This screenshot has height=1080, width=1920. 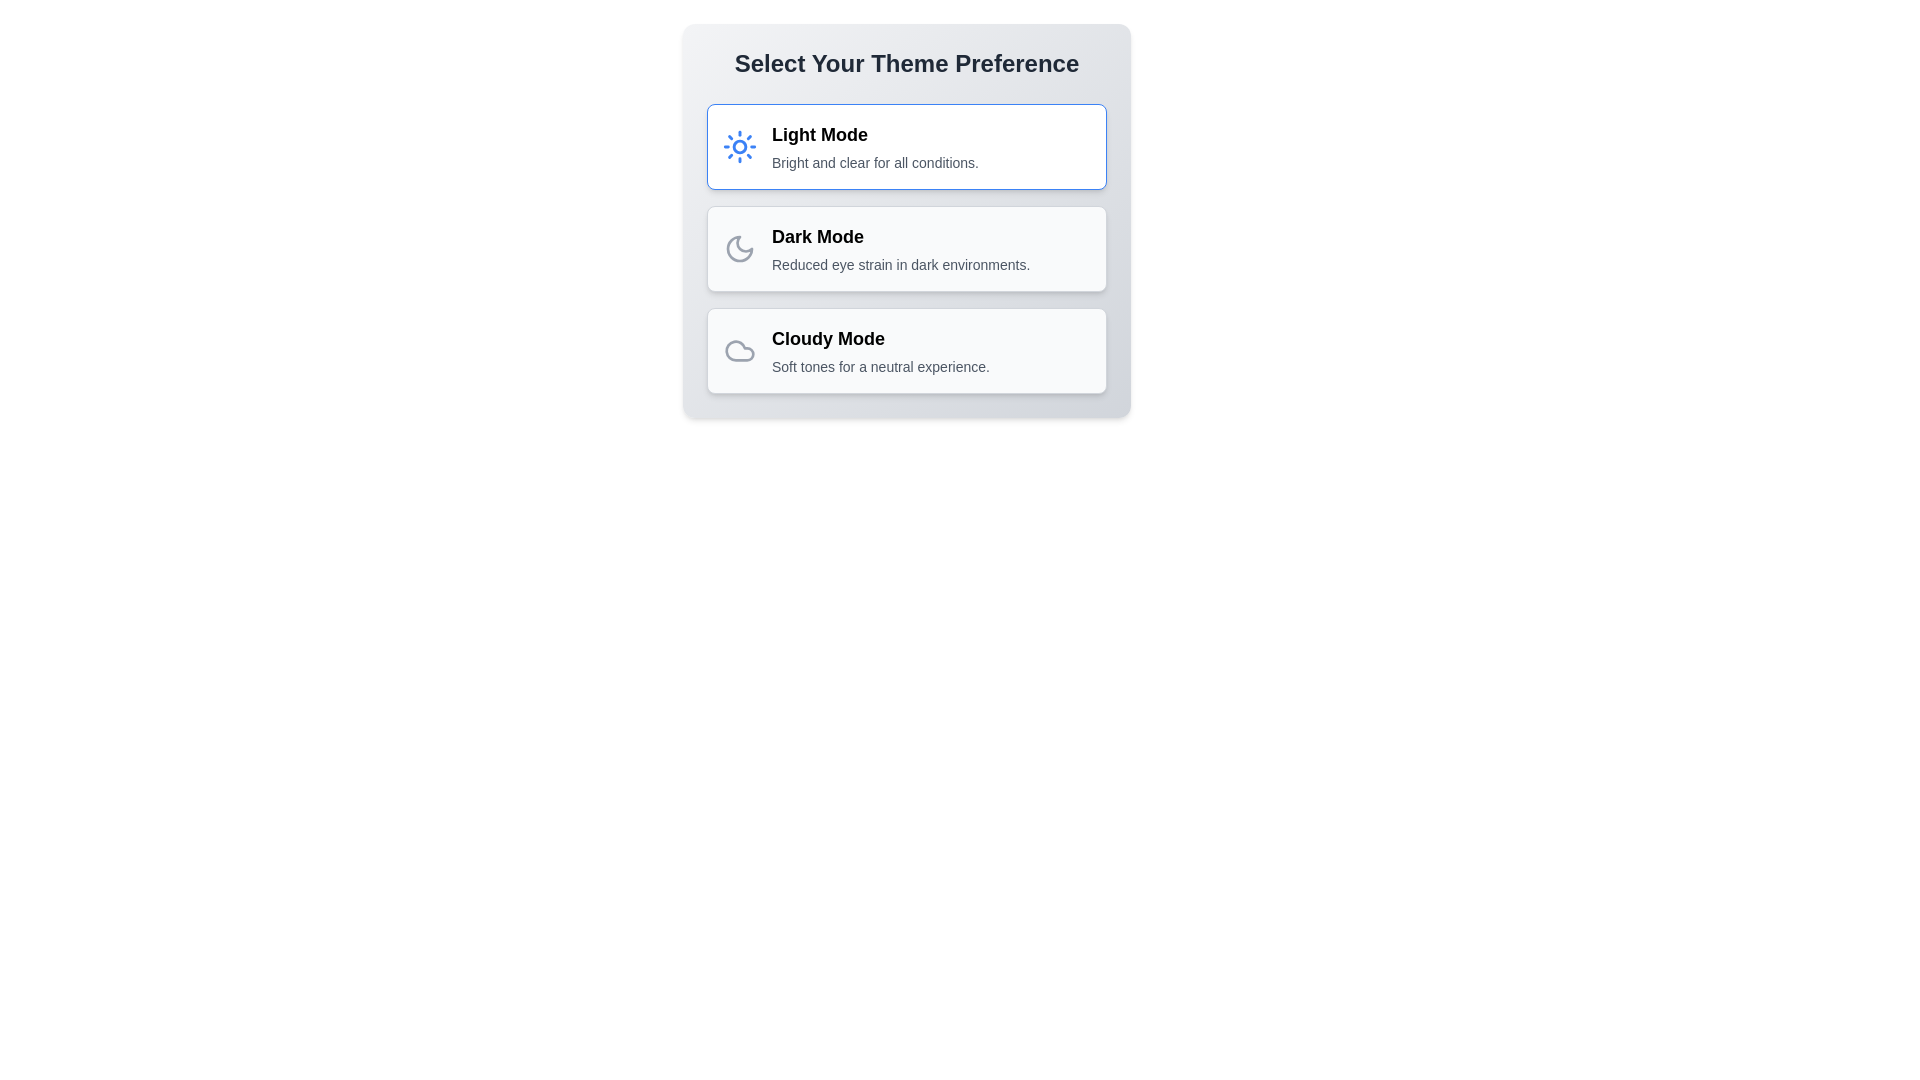 What do you see at coordinates (738, 350) in the screenshot?
I see `the cloud icon in the 'Cloudy Mode' section of the theme selector, which is a gray, rounded vector graphic resembling a cloud` at bounding box center [738, 350].